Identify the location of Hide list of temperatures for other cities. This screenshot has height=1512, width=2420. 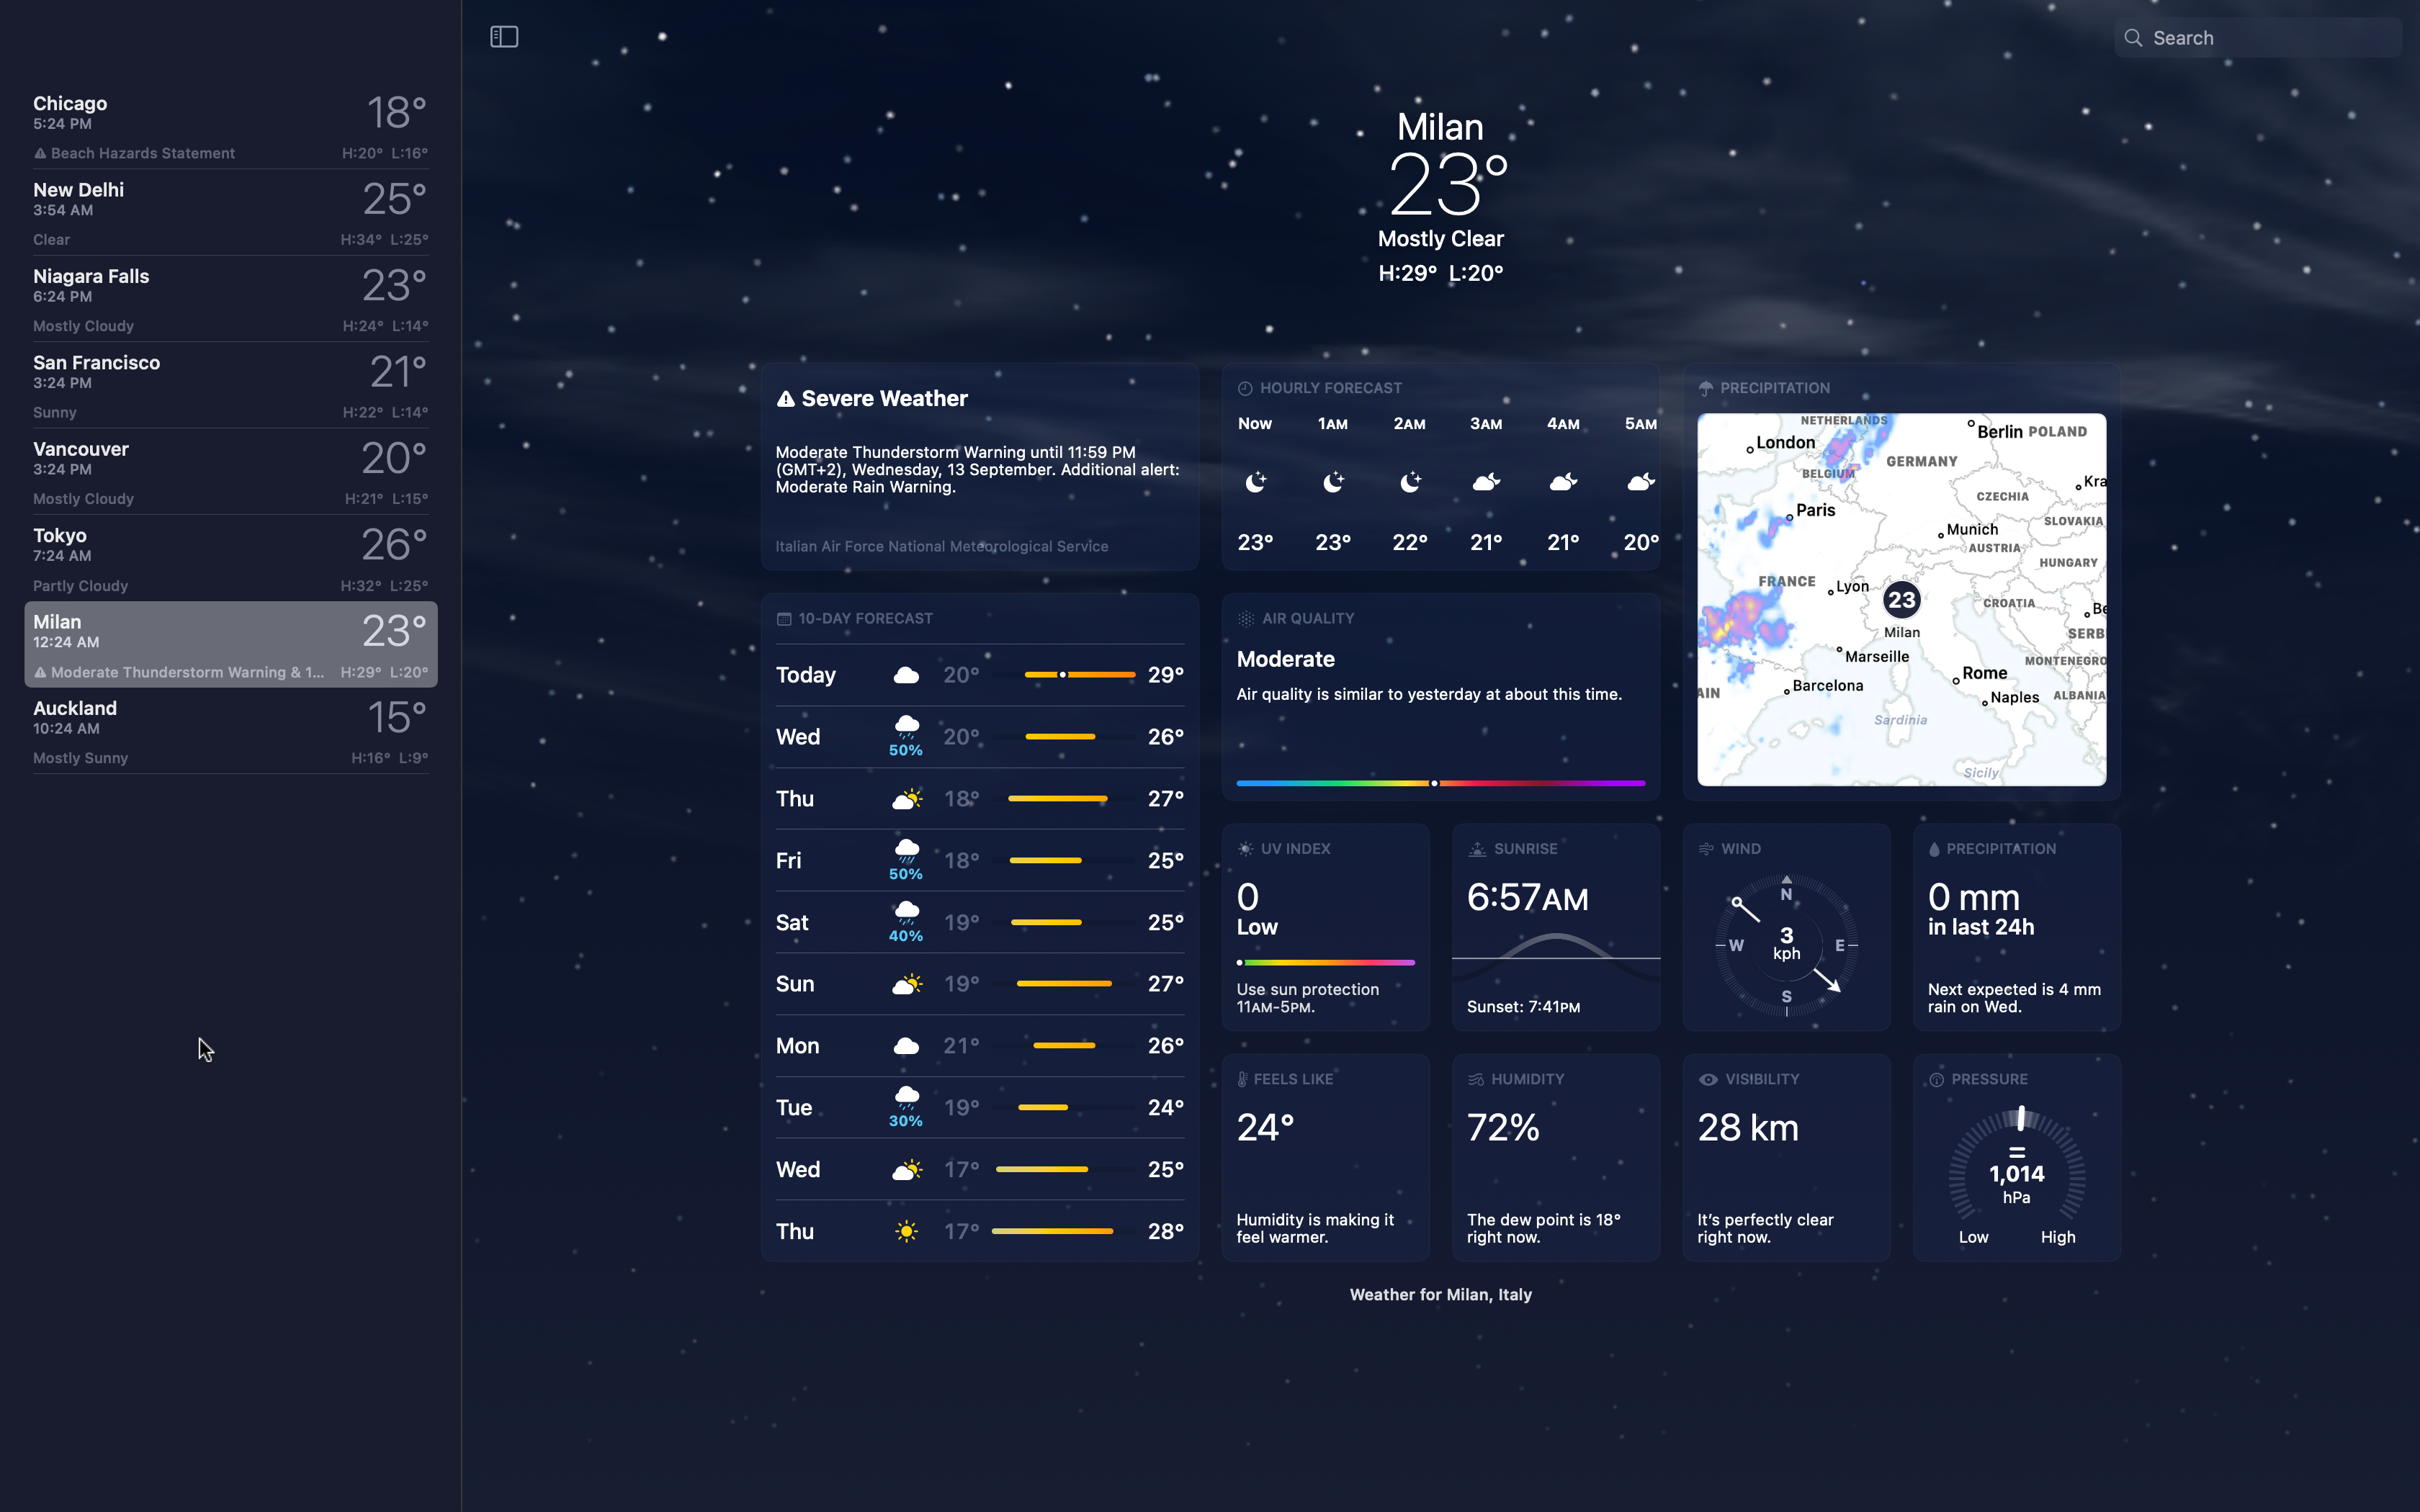
(504, 35).